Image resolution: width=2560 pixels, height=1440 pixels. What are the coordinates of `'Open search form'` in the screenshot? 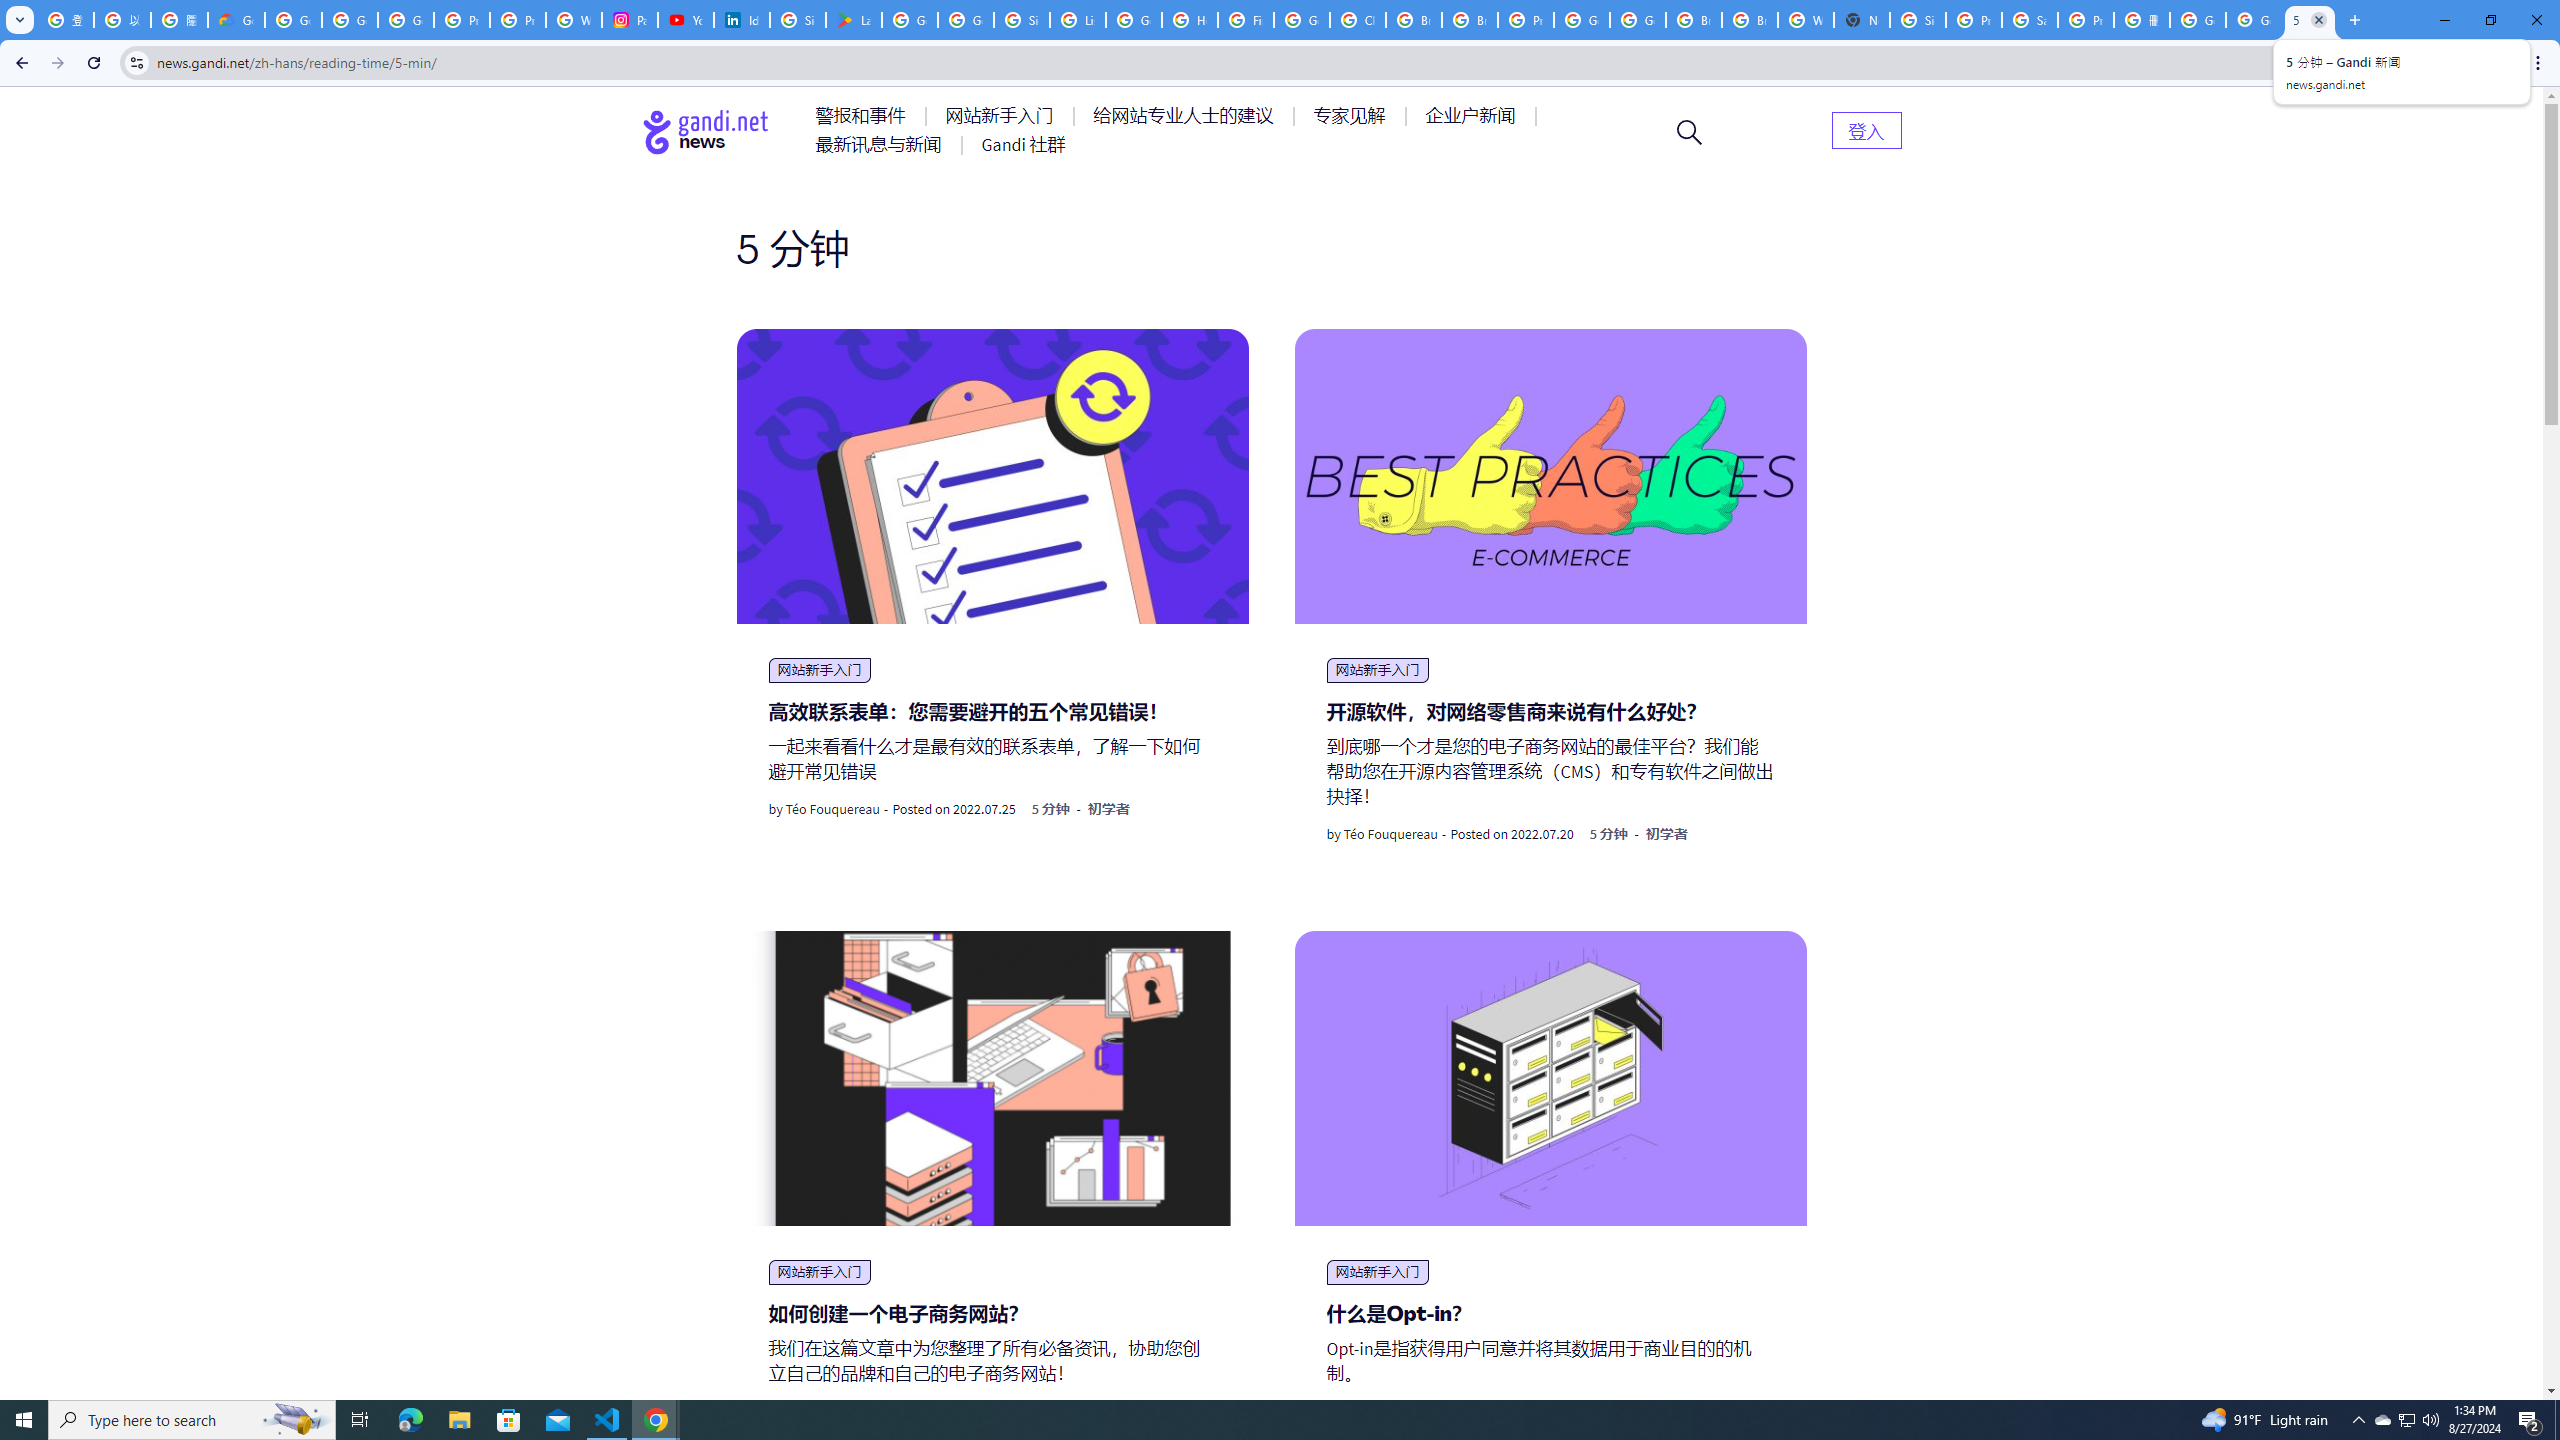 It's located at (1688, 130).